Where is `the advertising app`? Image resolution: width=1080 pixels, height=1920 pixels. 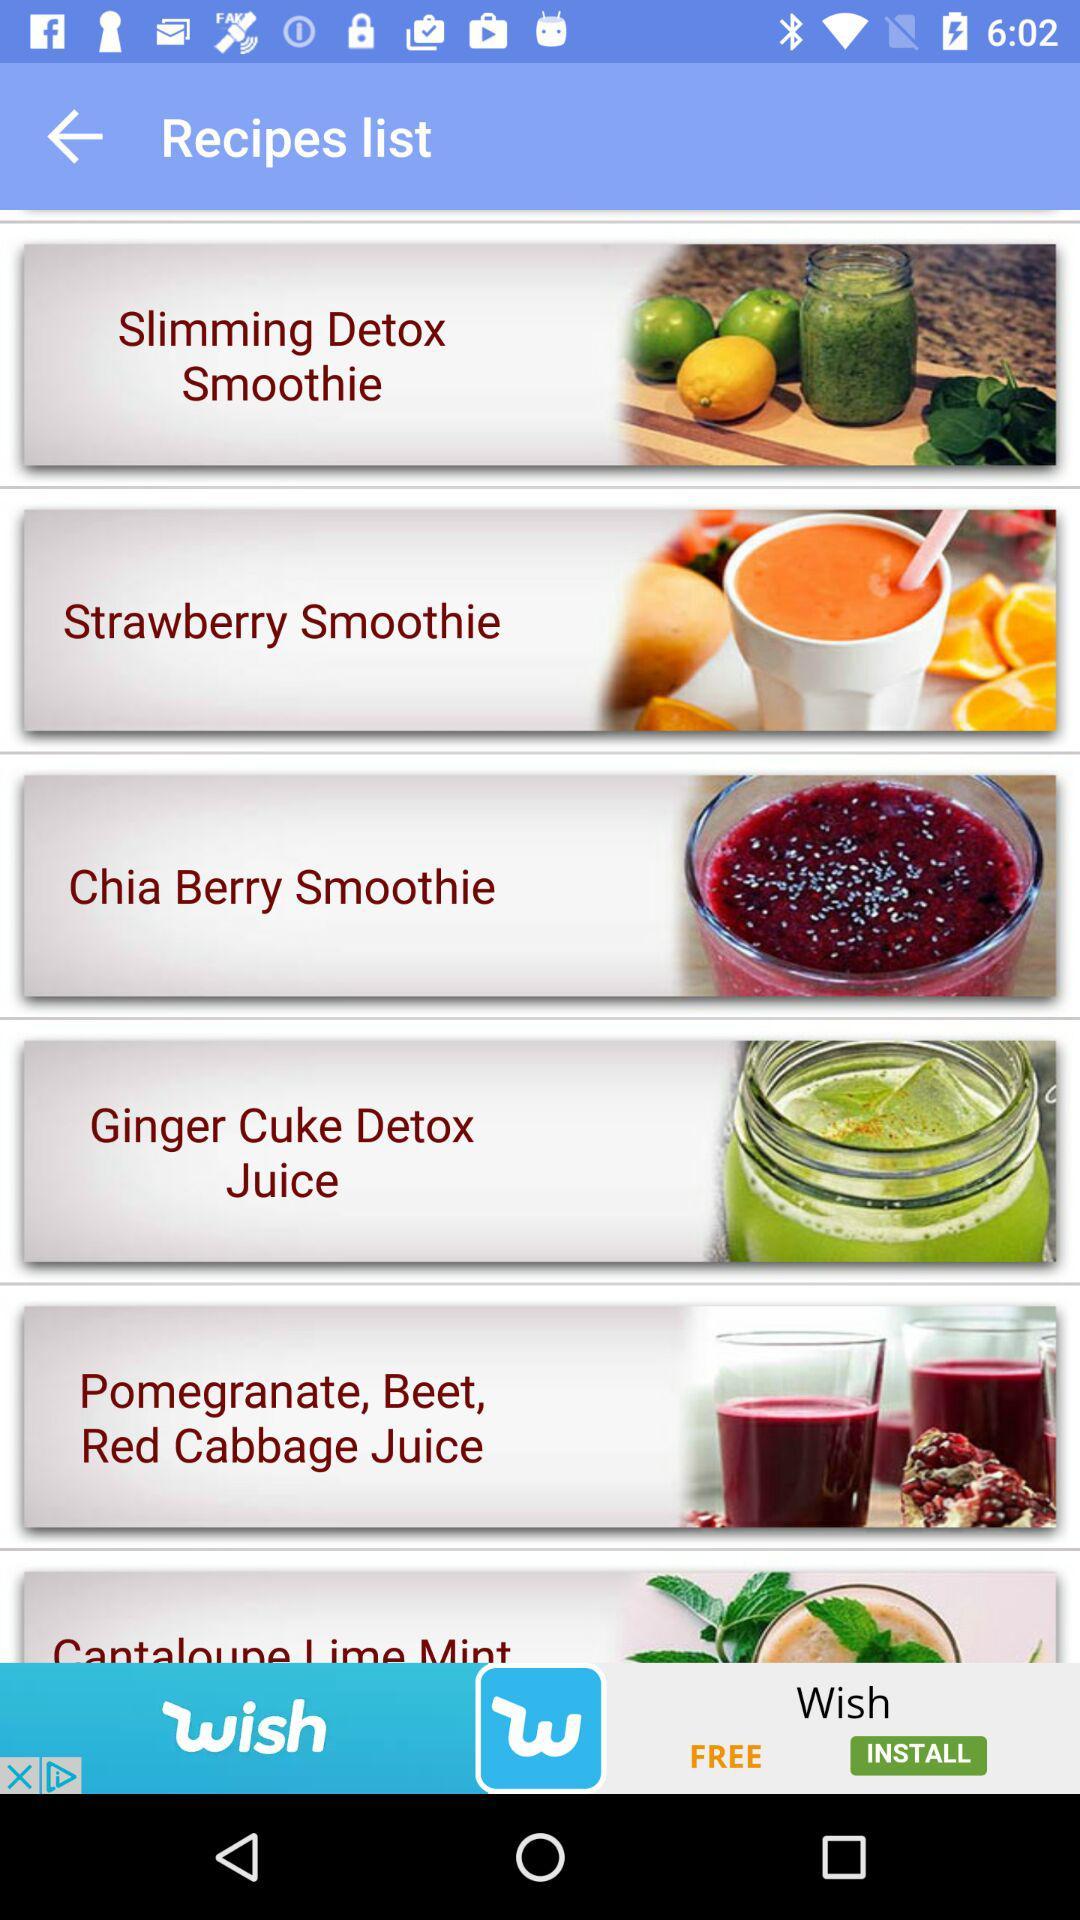
the advertising app is located at coordinates (540, 1727).